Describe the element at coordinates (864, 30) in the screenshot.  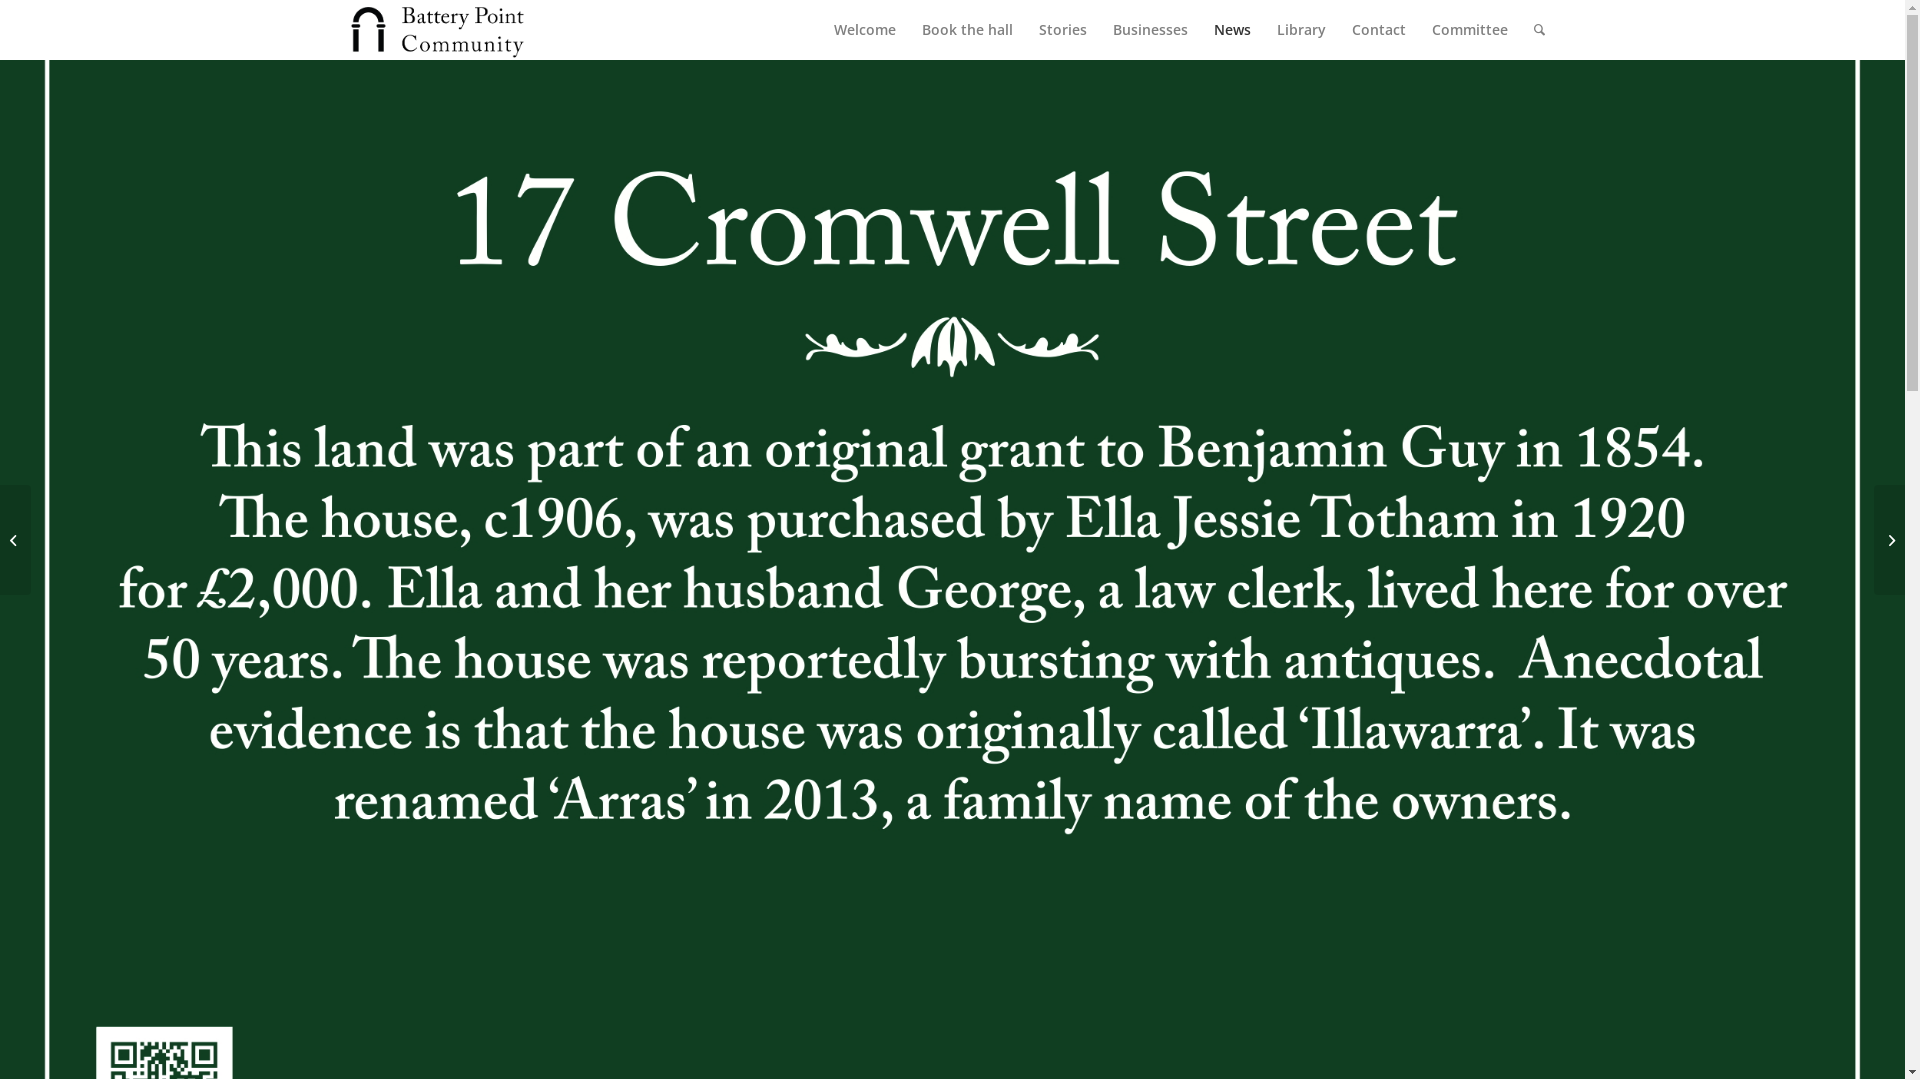
I see `'Welcome'` at that location.